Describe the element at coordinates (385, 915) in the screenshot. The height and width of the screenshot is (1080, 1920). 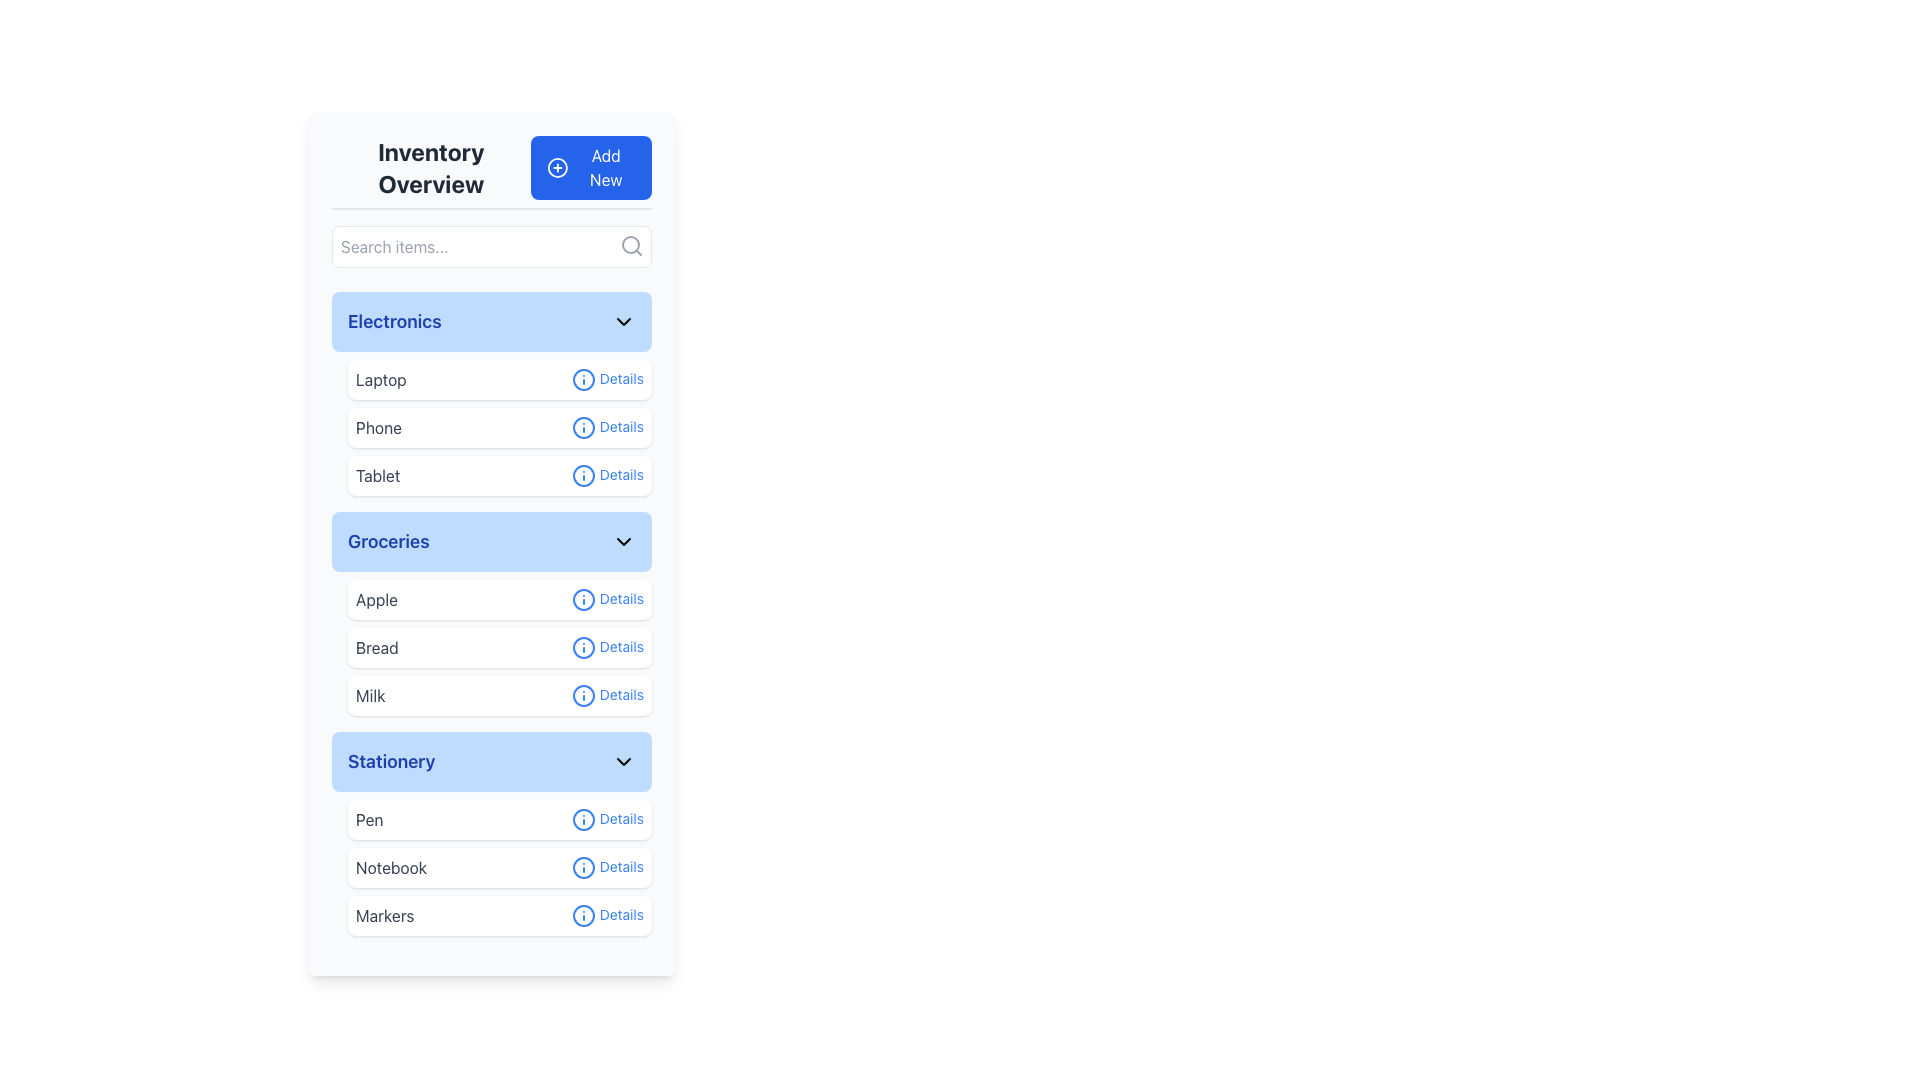
I see `the non-interactive text label for 'Markers', which is the first left-aligned text element in a white rounded box under the Stationery category` at that location.